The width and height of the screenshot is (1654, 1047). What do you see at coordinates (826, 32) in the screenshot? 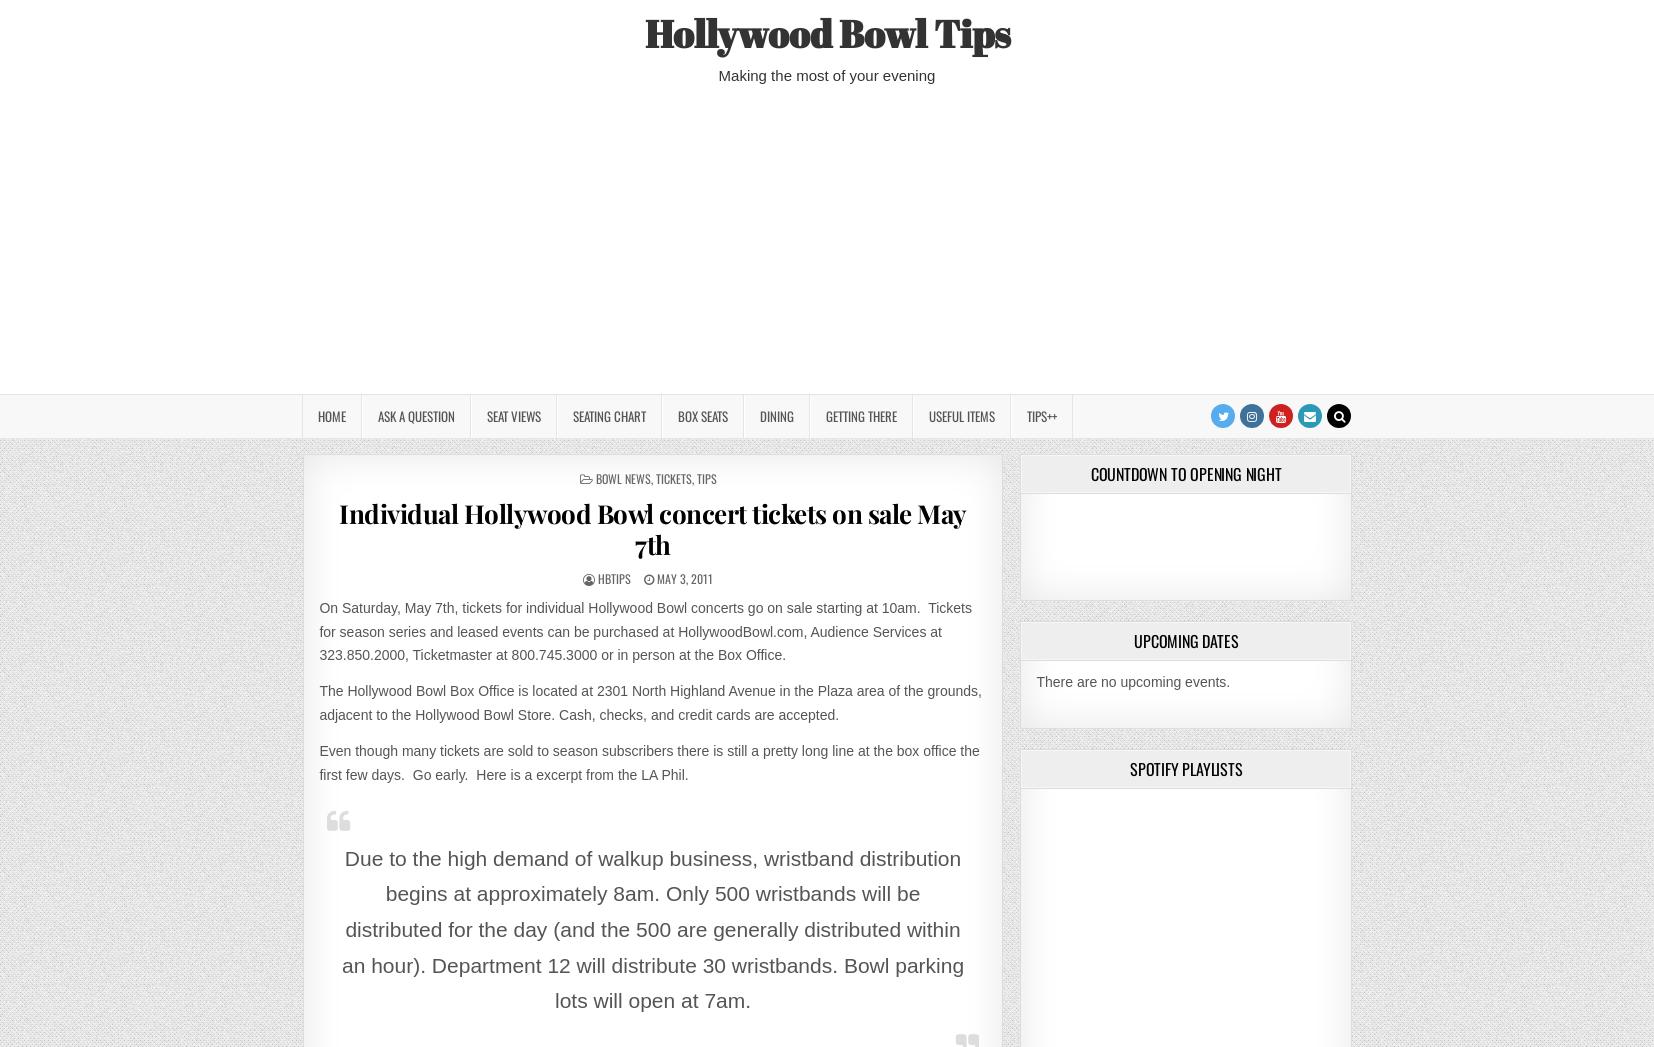
I see `'Hollywood Bowl Tips'` at bounding box center [826, 32].